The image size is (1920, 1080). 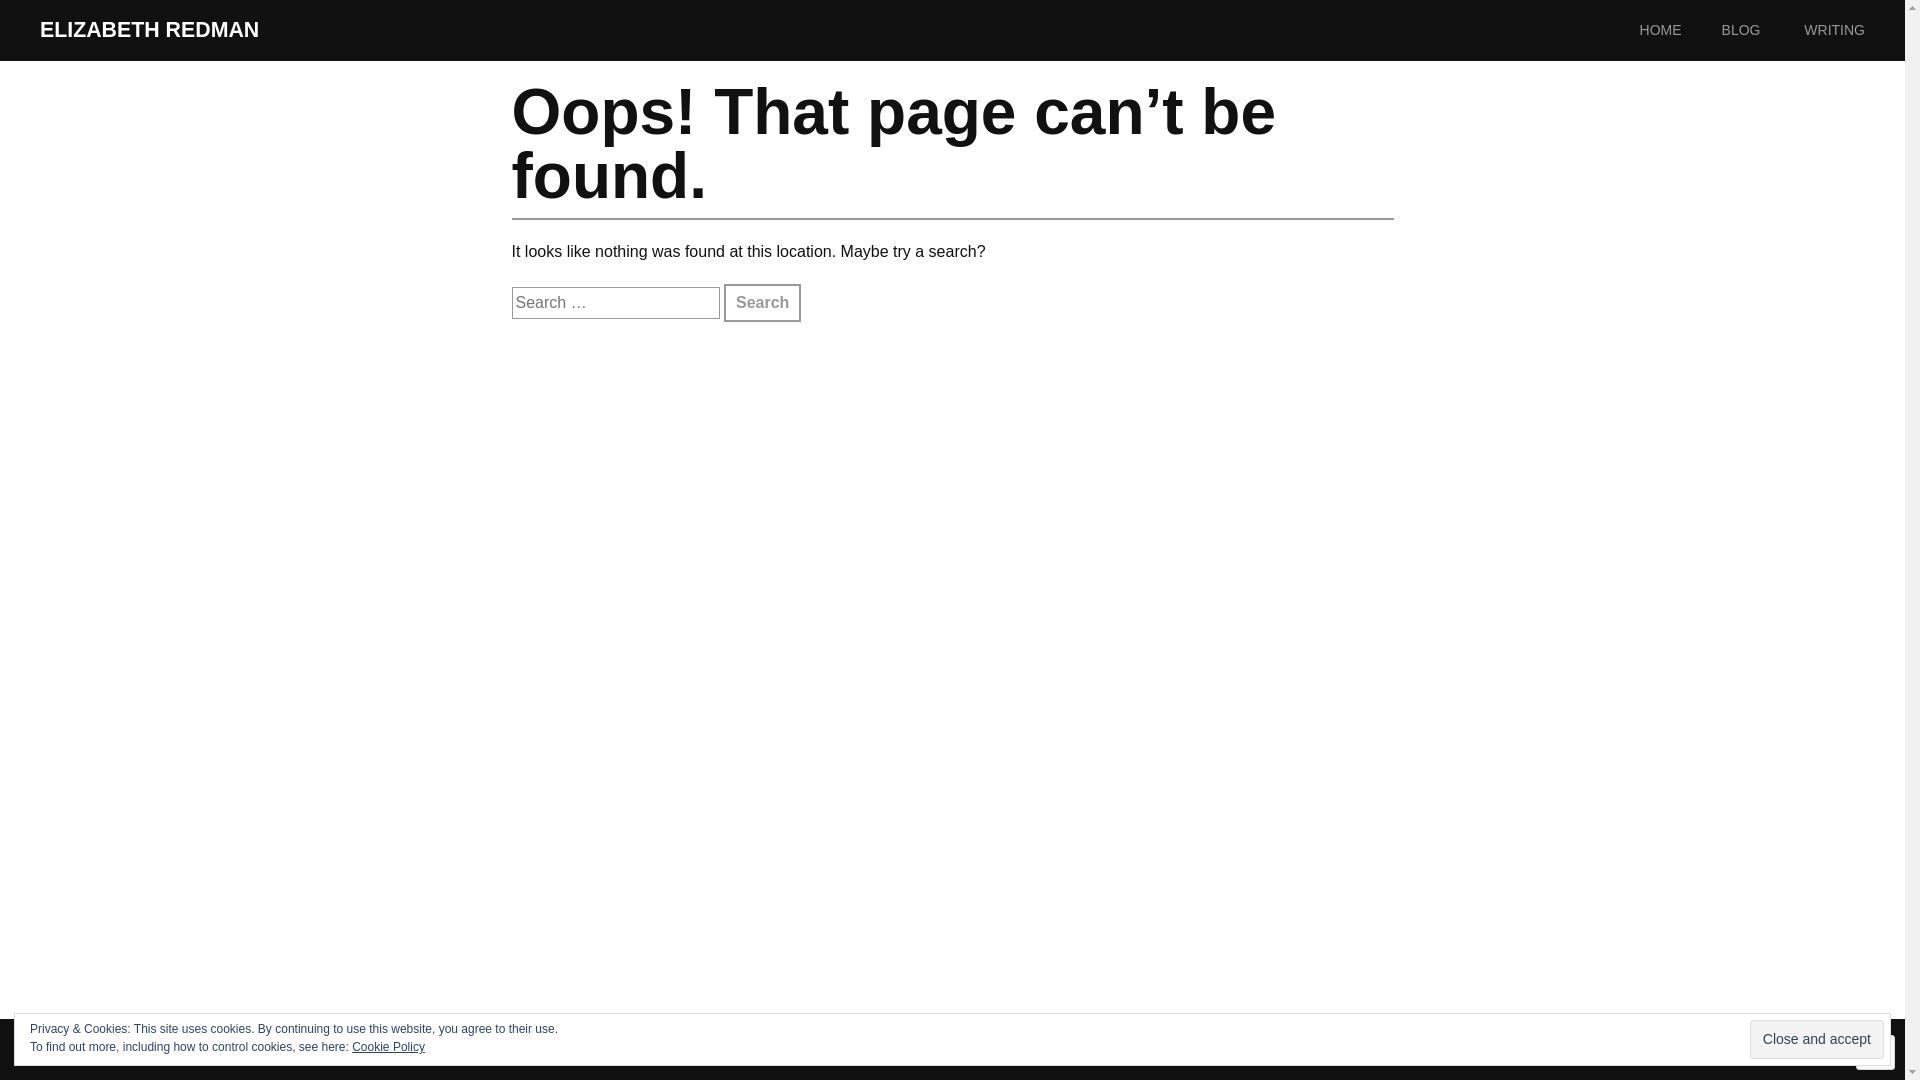 I want to click on 'BLOG', so click(x=1761, y=30).